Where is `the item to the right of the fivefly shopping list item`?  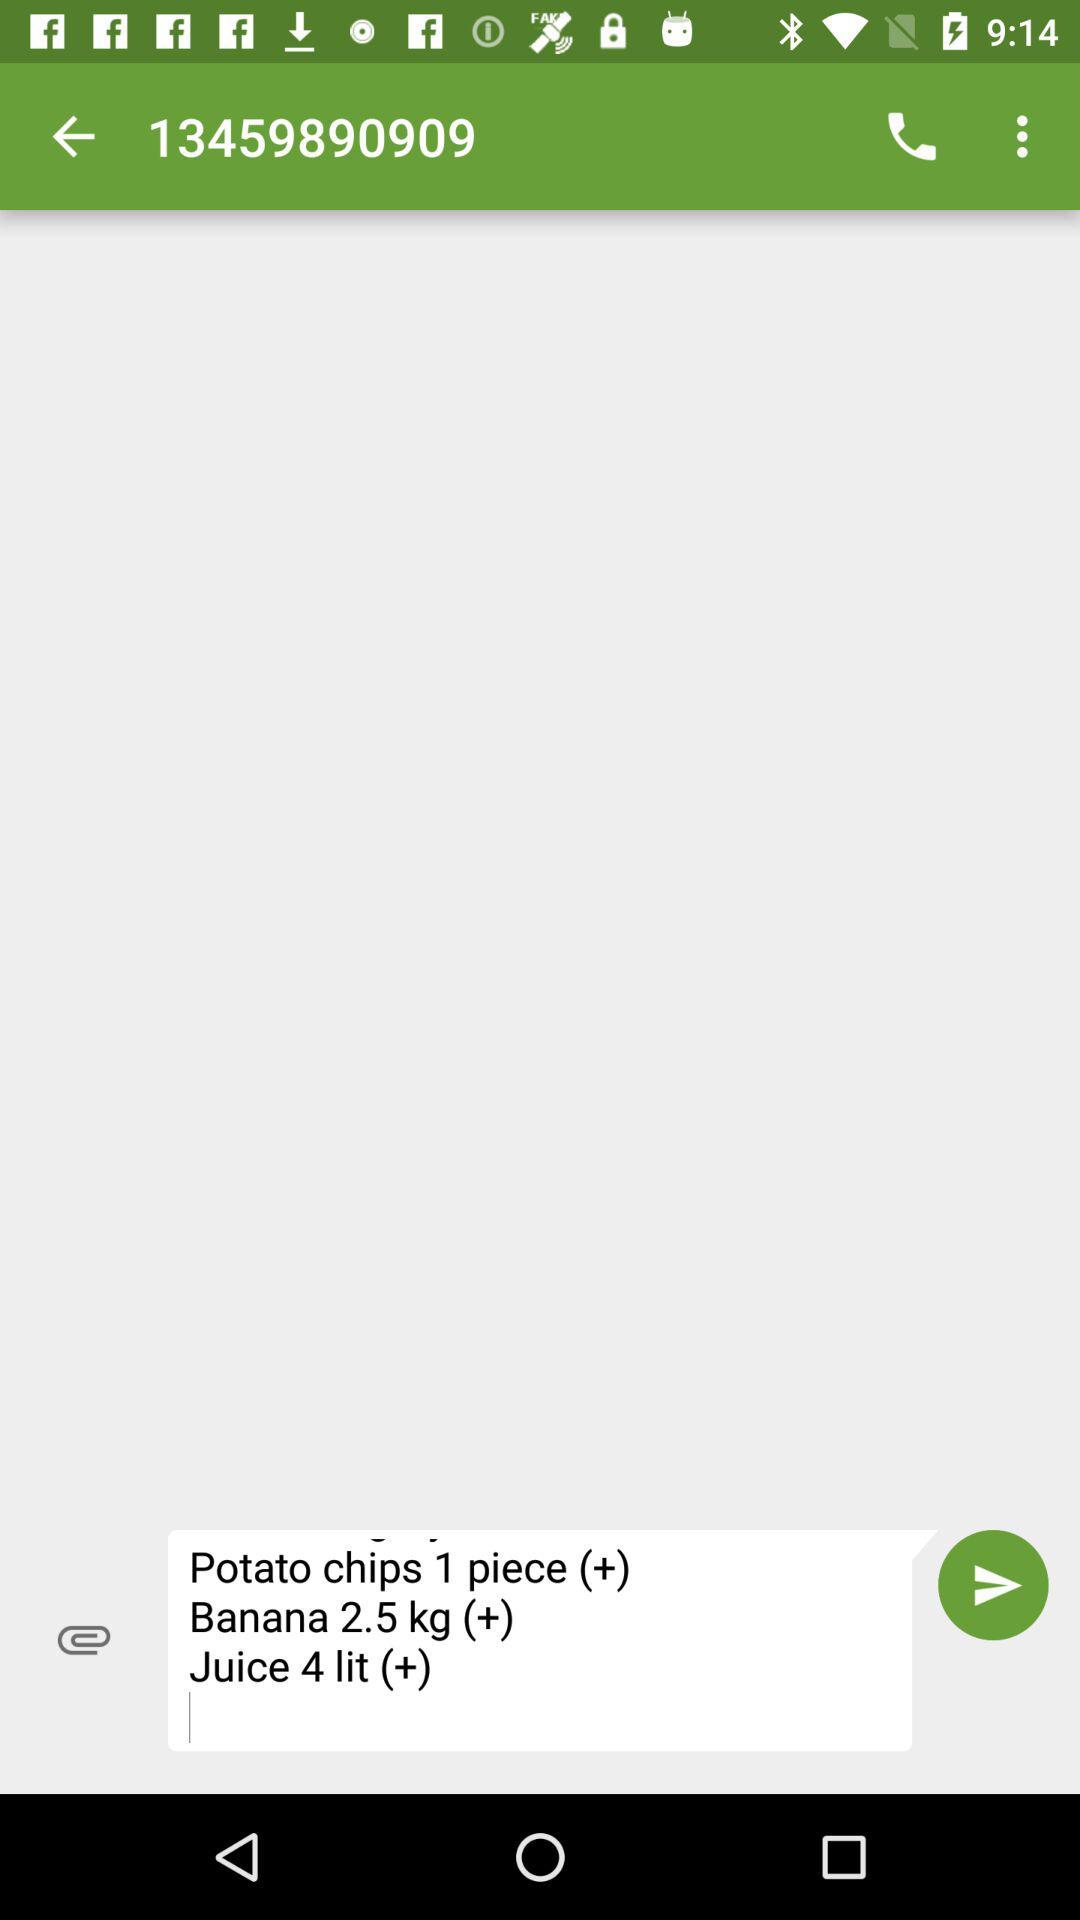 the item to the right of the fivefly shopping list item is located at coordinates (993, 1584).